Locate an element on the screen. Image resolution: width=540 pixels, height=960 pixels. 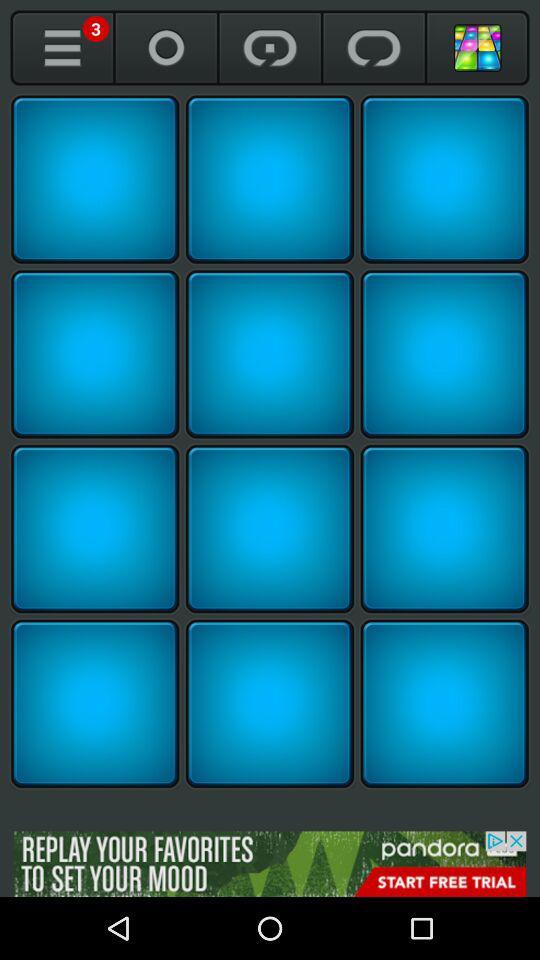
home screen is located at coordinates (476, 47).